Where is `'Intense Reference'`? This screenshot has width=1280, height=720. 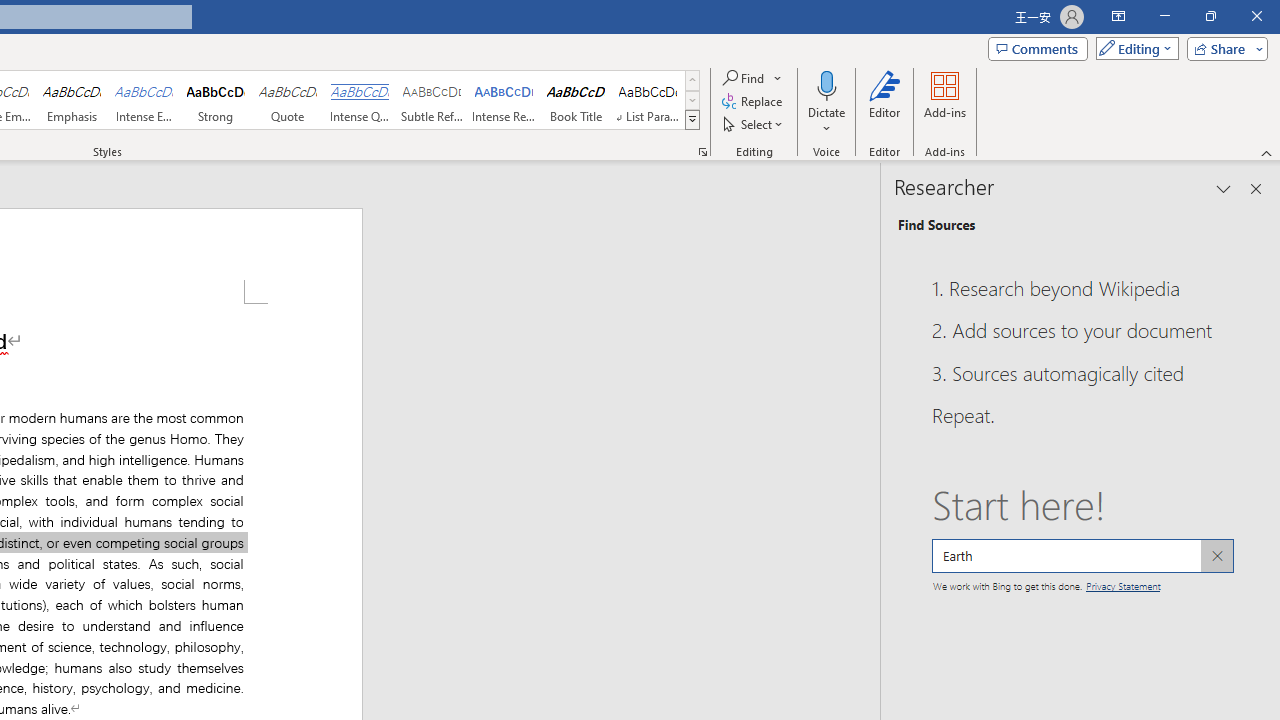
'Intense Reference' is located at coordinates (504, 100).